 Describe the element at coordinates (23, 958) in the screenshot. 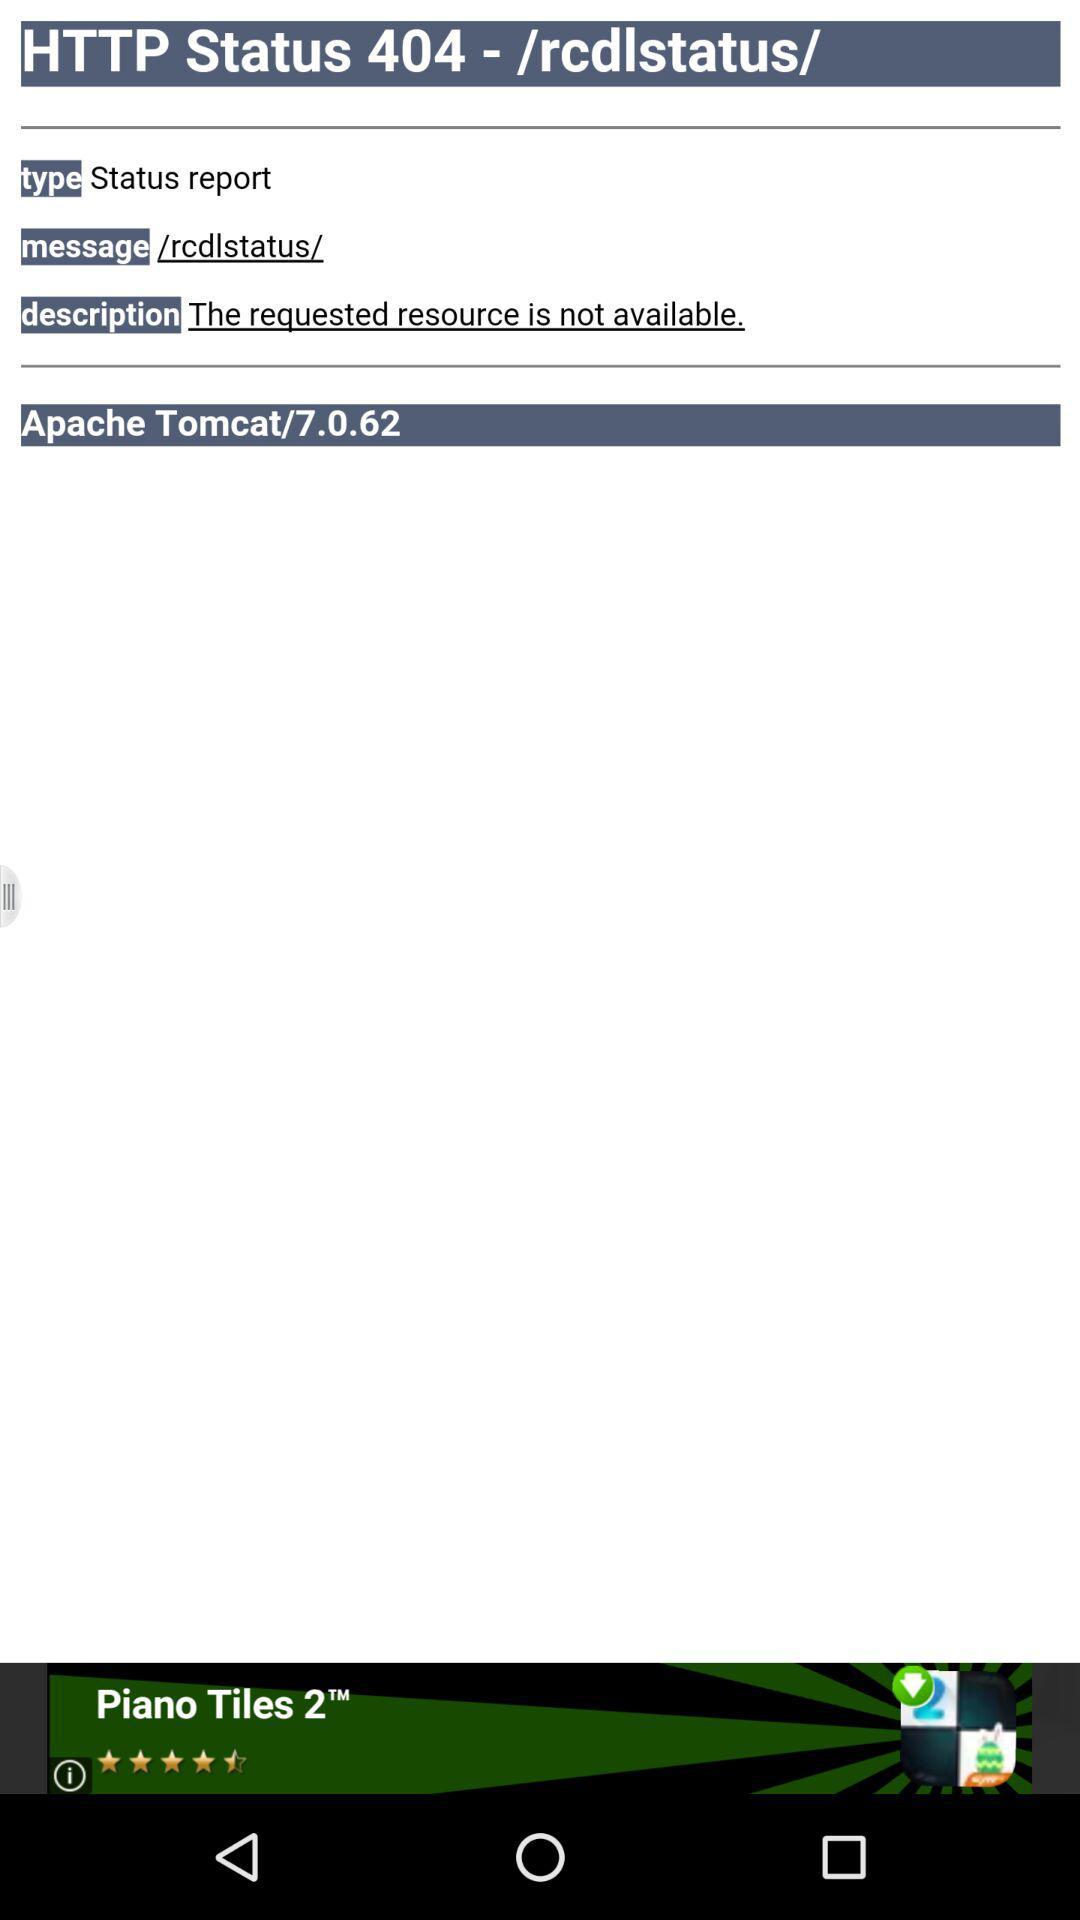

I see `the menu icon` at that location.